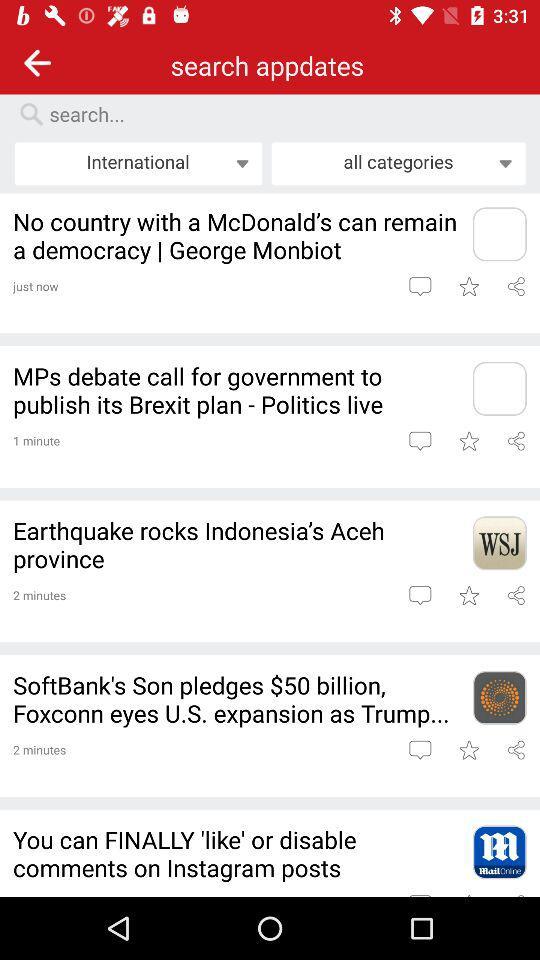 Image resolution: width=540 pixels, height=960 pixels. I want to click on share the selected article, so click(516, 441).